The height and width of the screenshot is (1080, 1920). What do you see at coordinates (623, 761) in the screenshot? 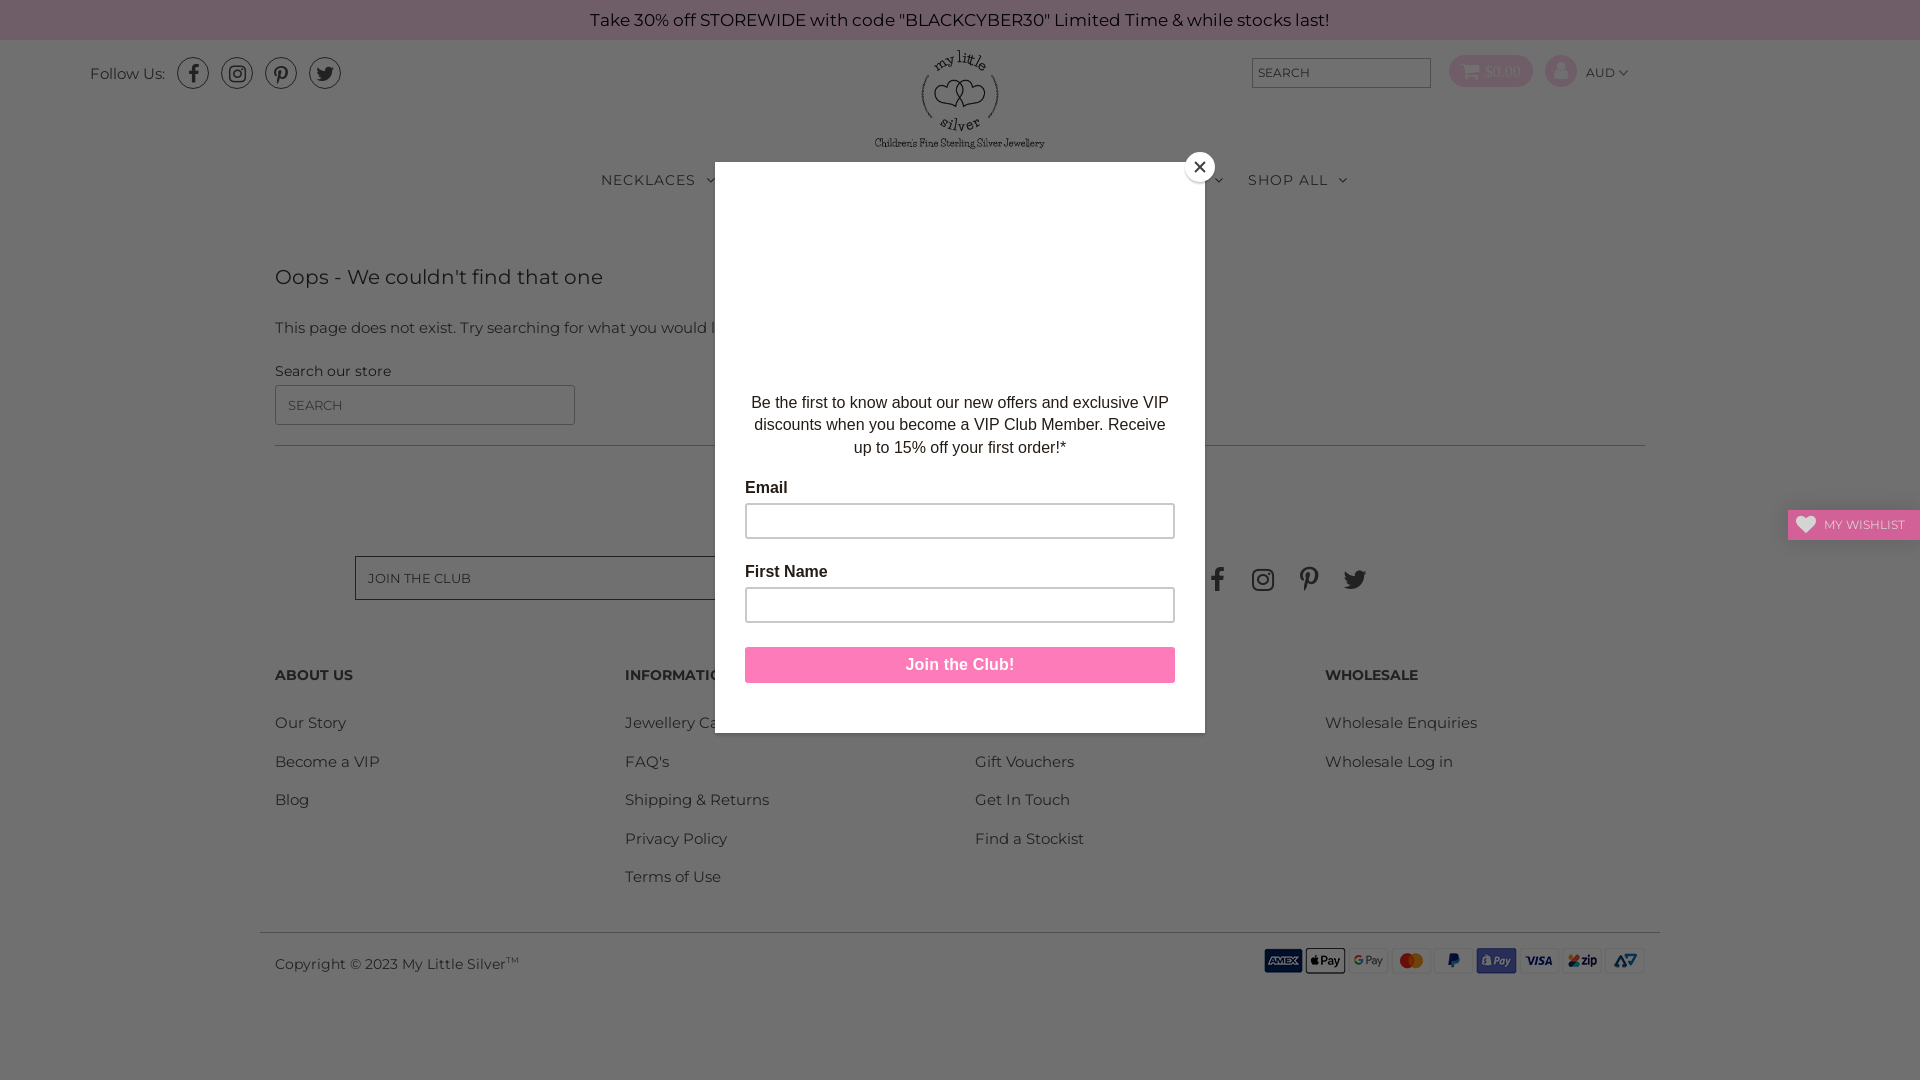
I see `'FAQ's'` at bounding box center [623, 761].